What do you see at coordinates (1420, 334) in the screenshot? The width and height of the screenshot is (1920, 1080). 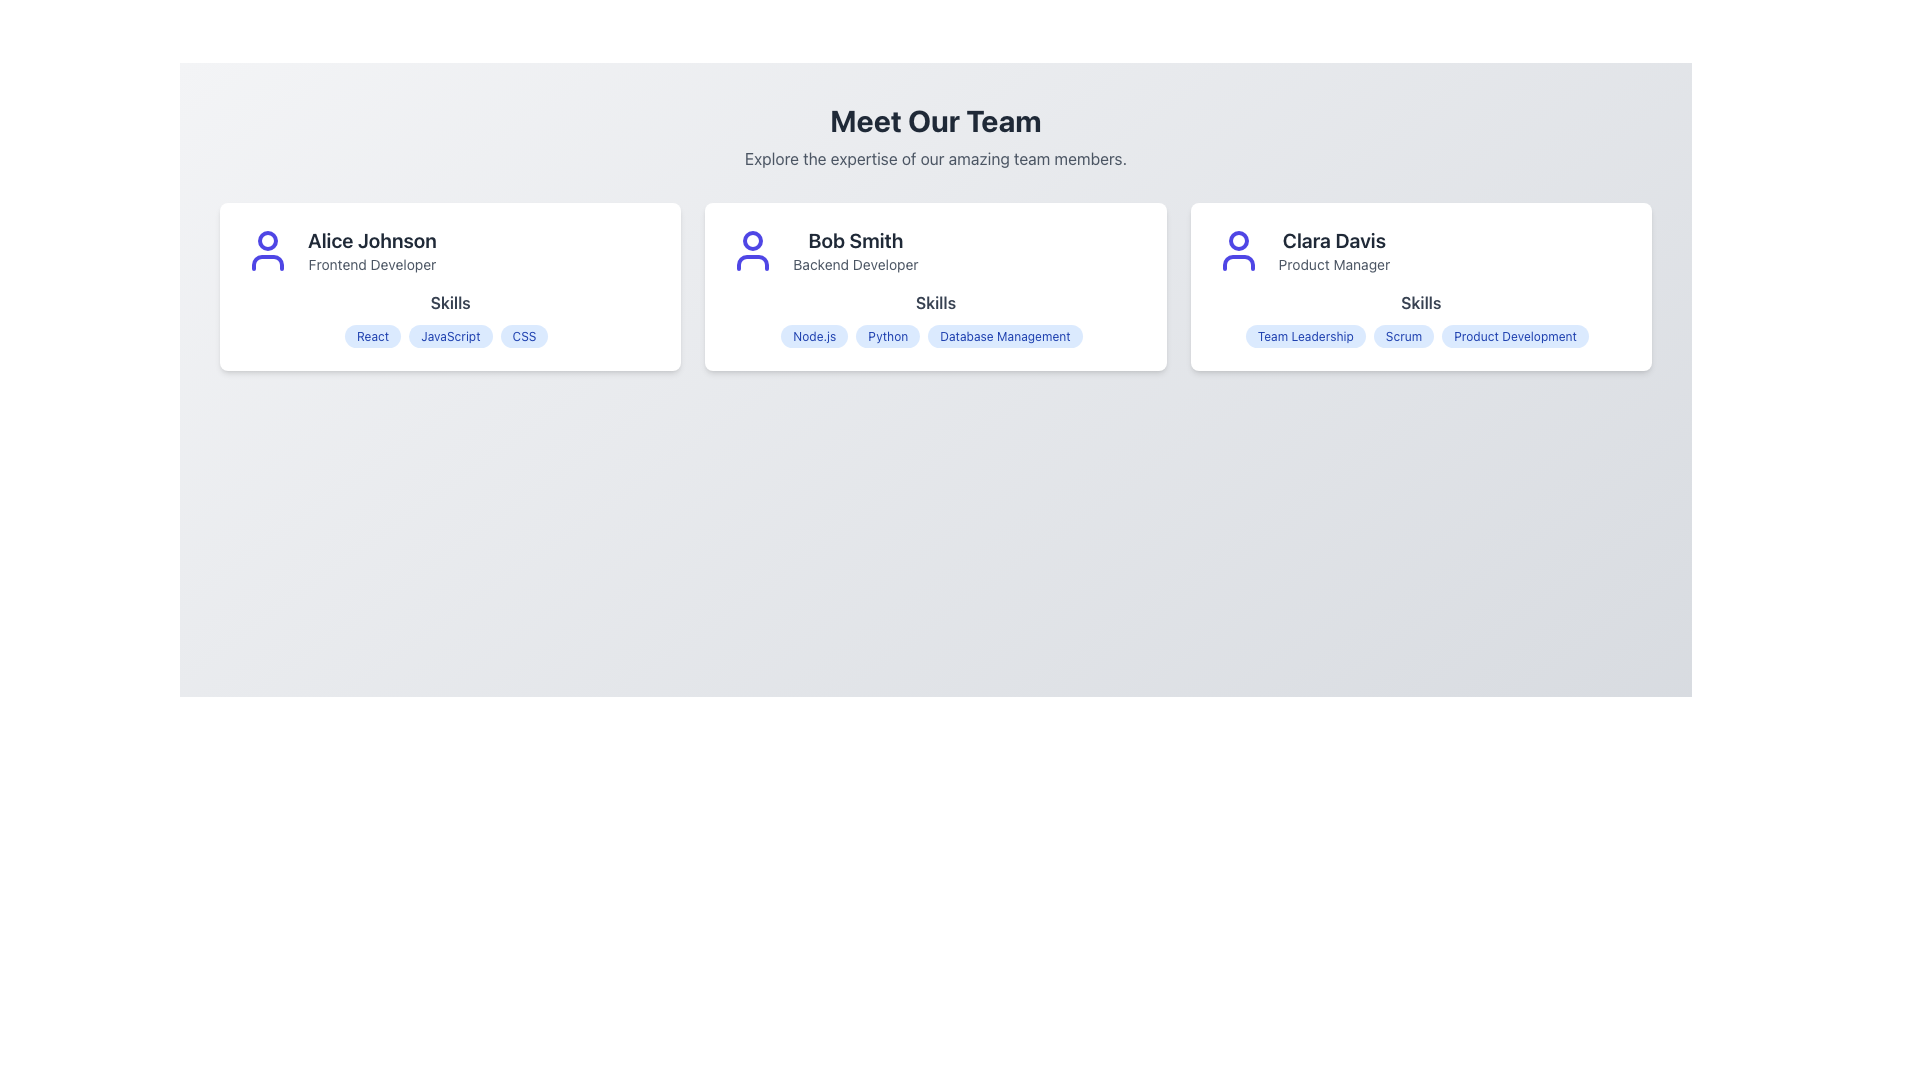 I see `the second badge labeled 'Scrum' in the 'Skills' section of Clara Davis' profile card, which features a blue background and blue text` at bounding box center [1420, 334].